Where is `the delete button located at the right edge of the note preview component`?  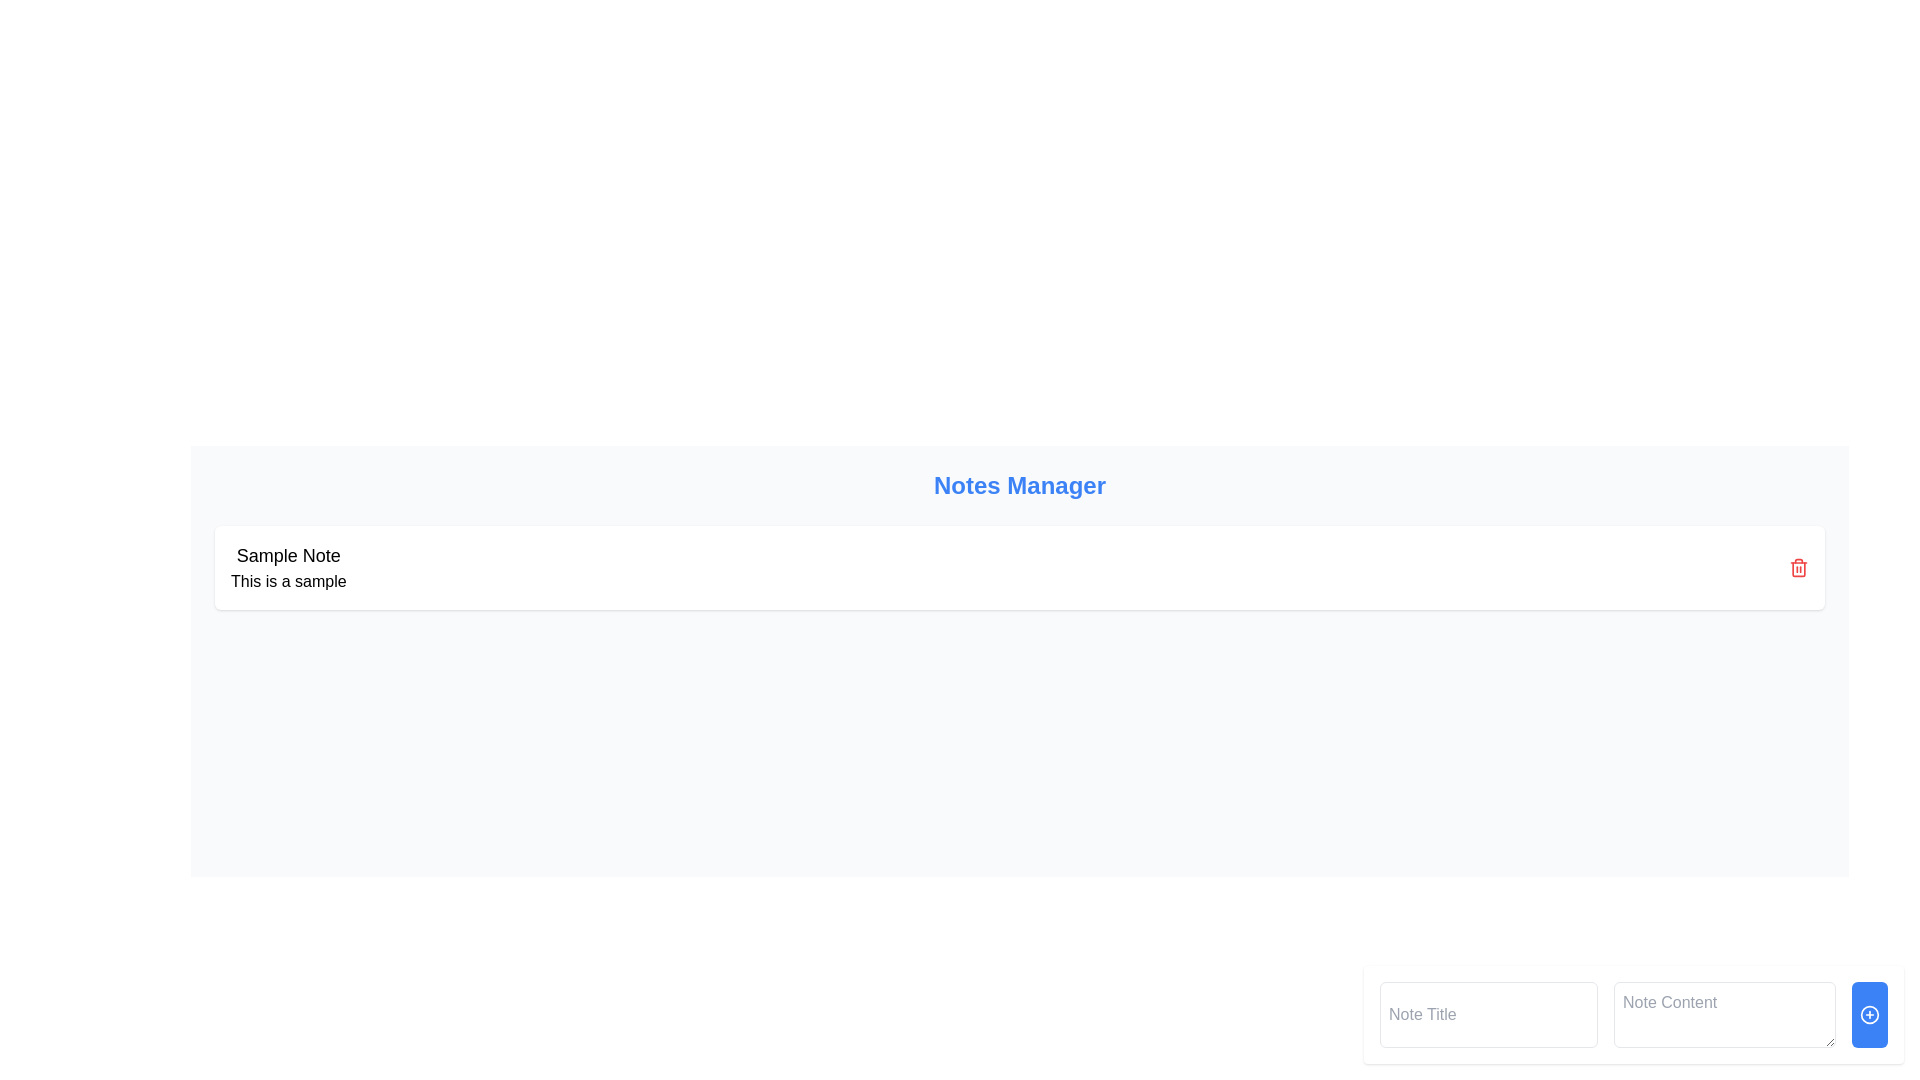
the delete button located at the right edge of the note preview component is located at coordinates (1799, 567).